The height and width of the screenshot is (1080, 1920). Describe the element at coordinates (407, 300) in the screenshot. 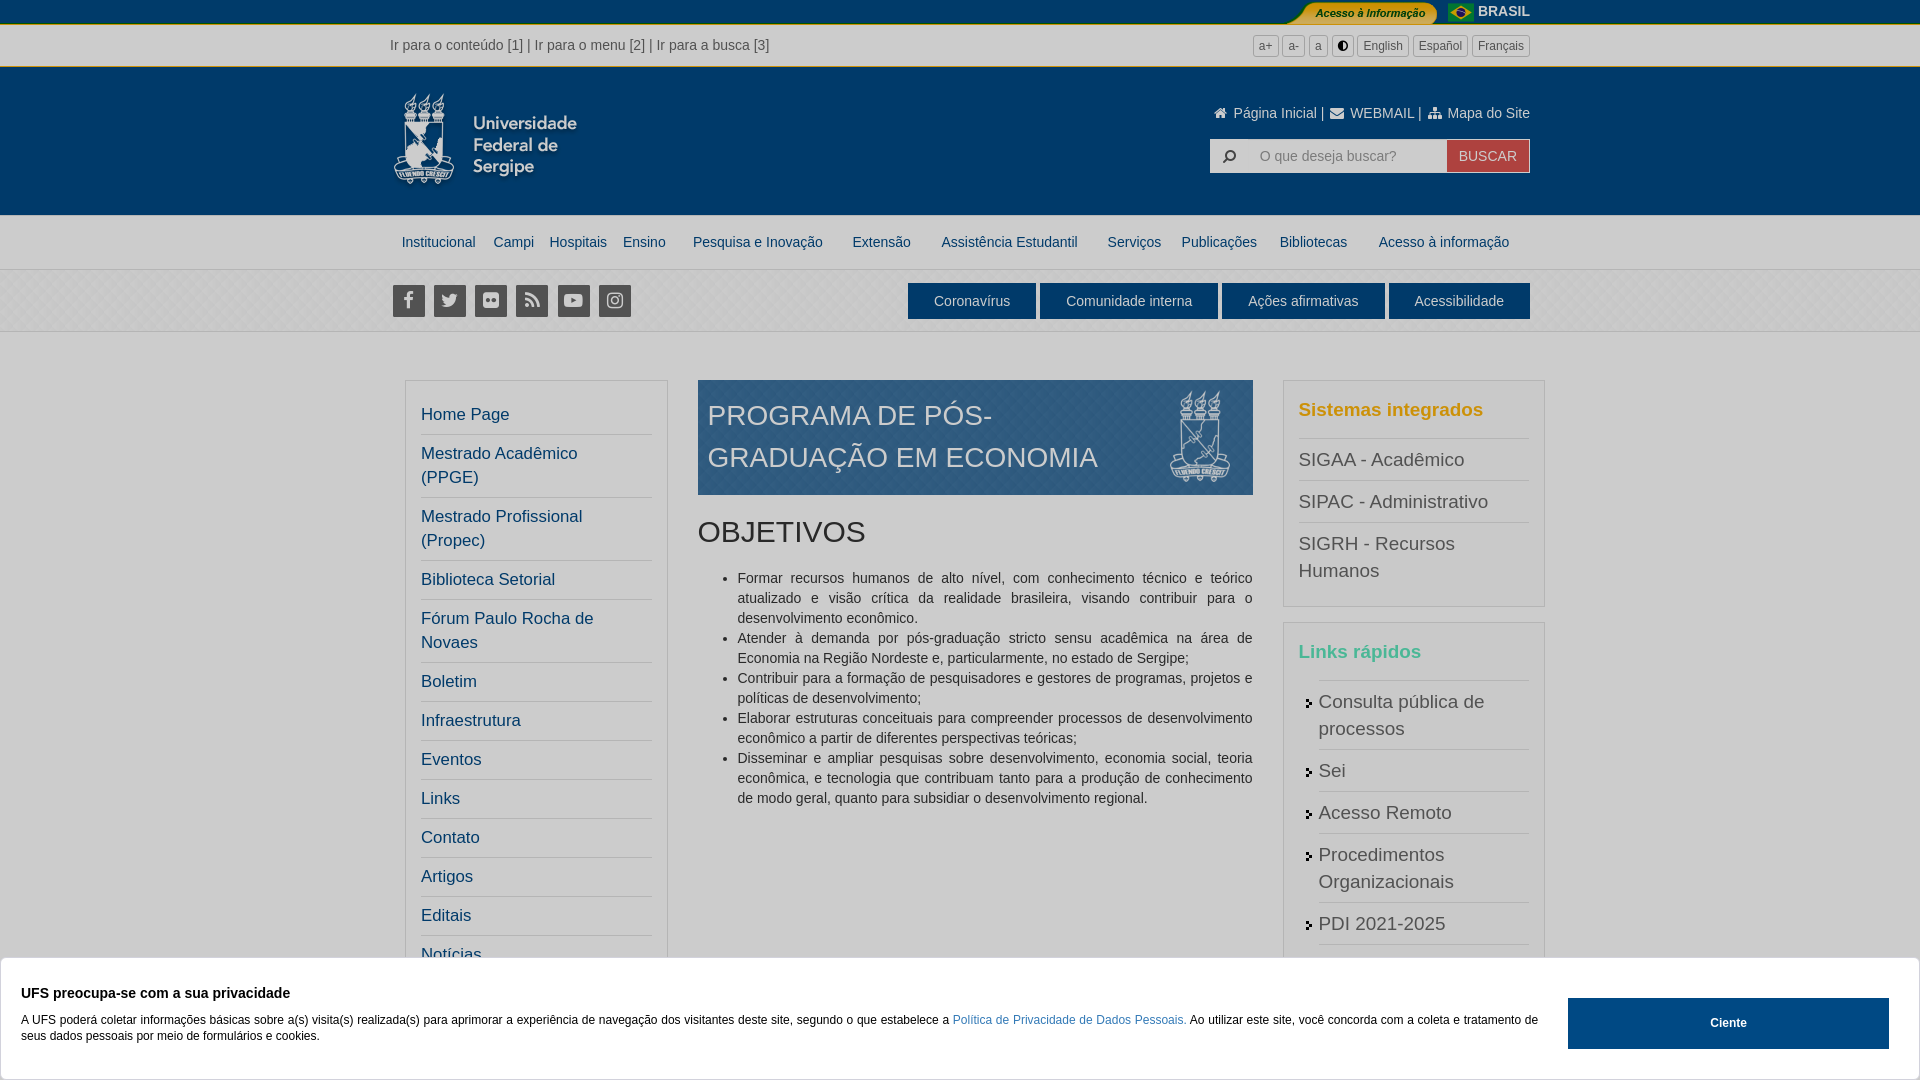

I see `'Facebook'` at that location.